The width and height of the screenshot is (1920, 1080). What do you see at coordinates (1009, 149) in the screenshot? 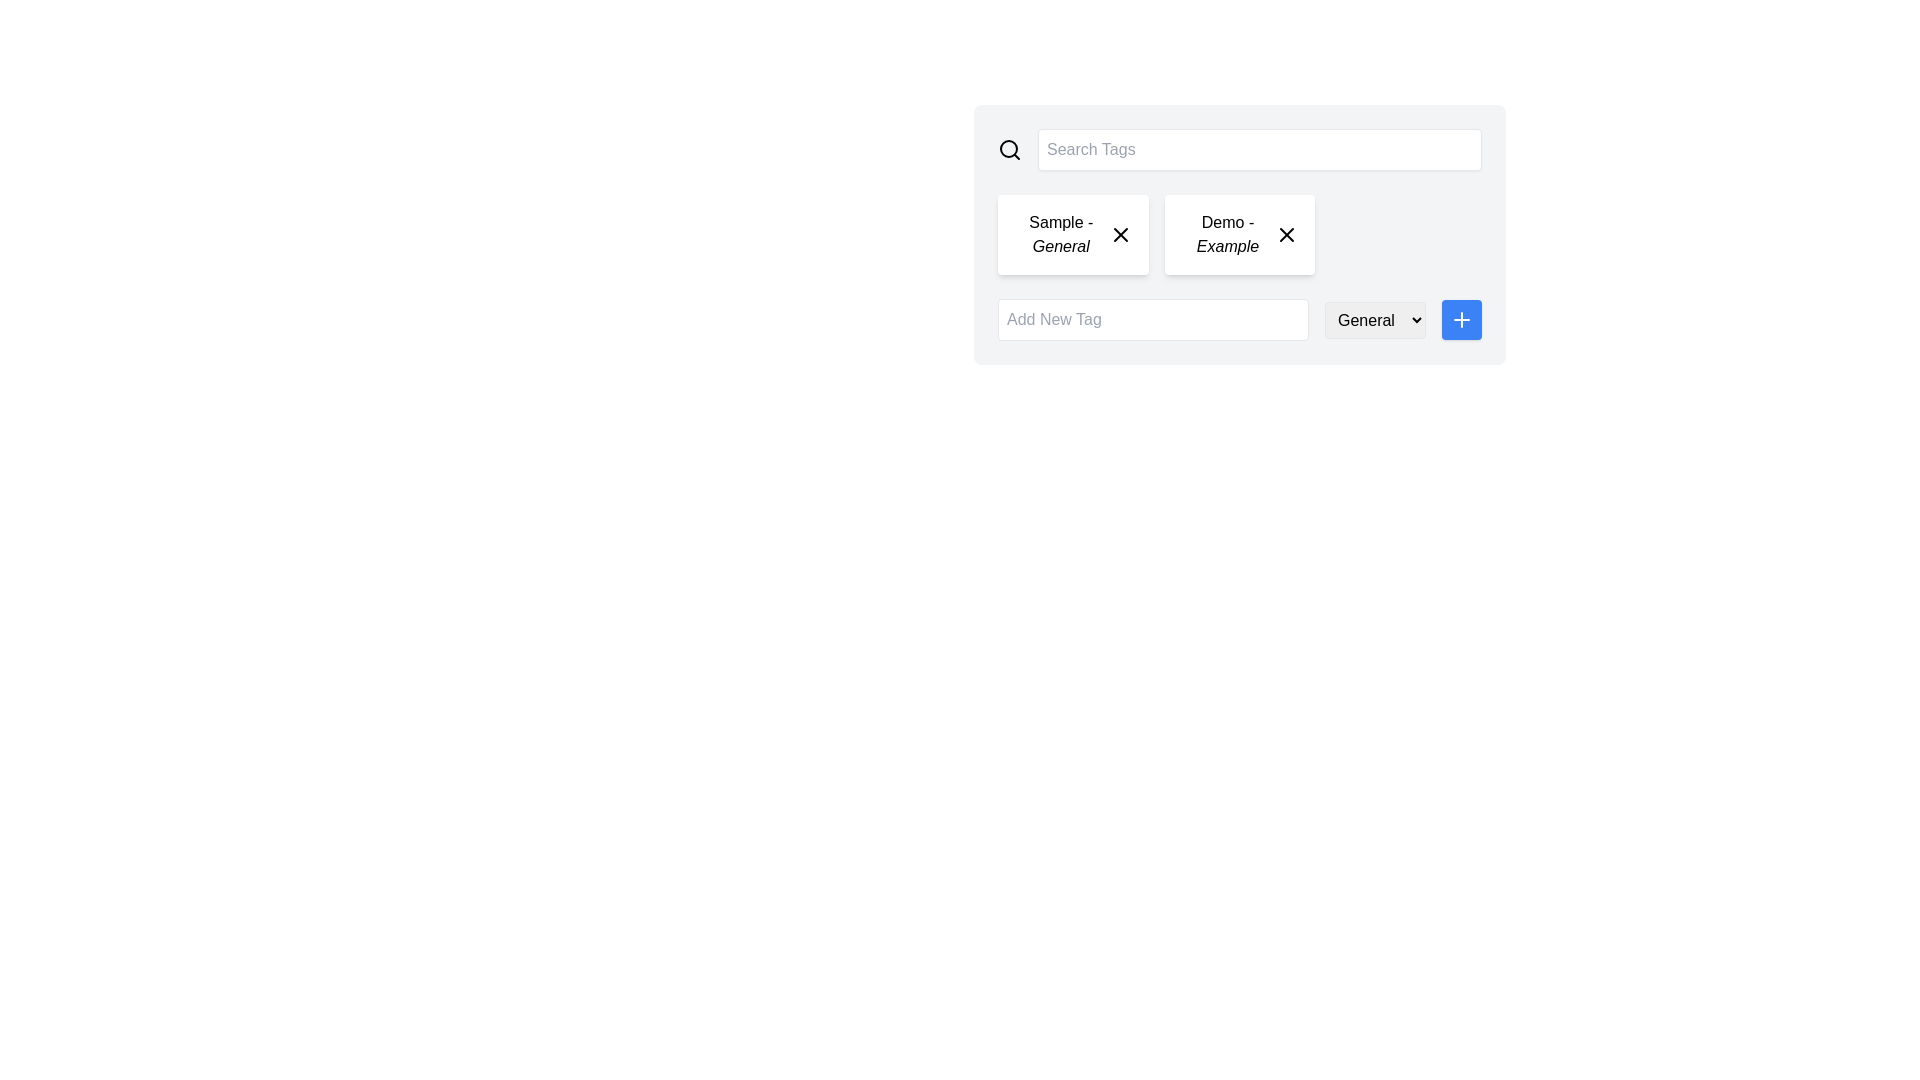
I see `the magnifying glass icon on the leftmost side of the UI to initiate a search` at bounding box center [1009, 149].